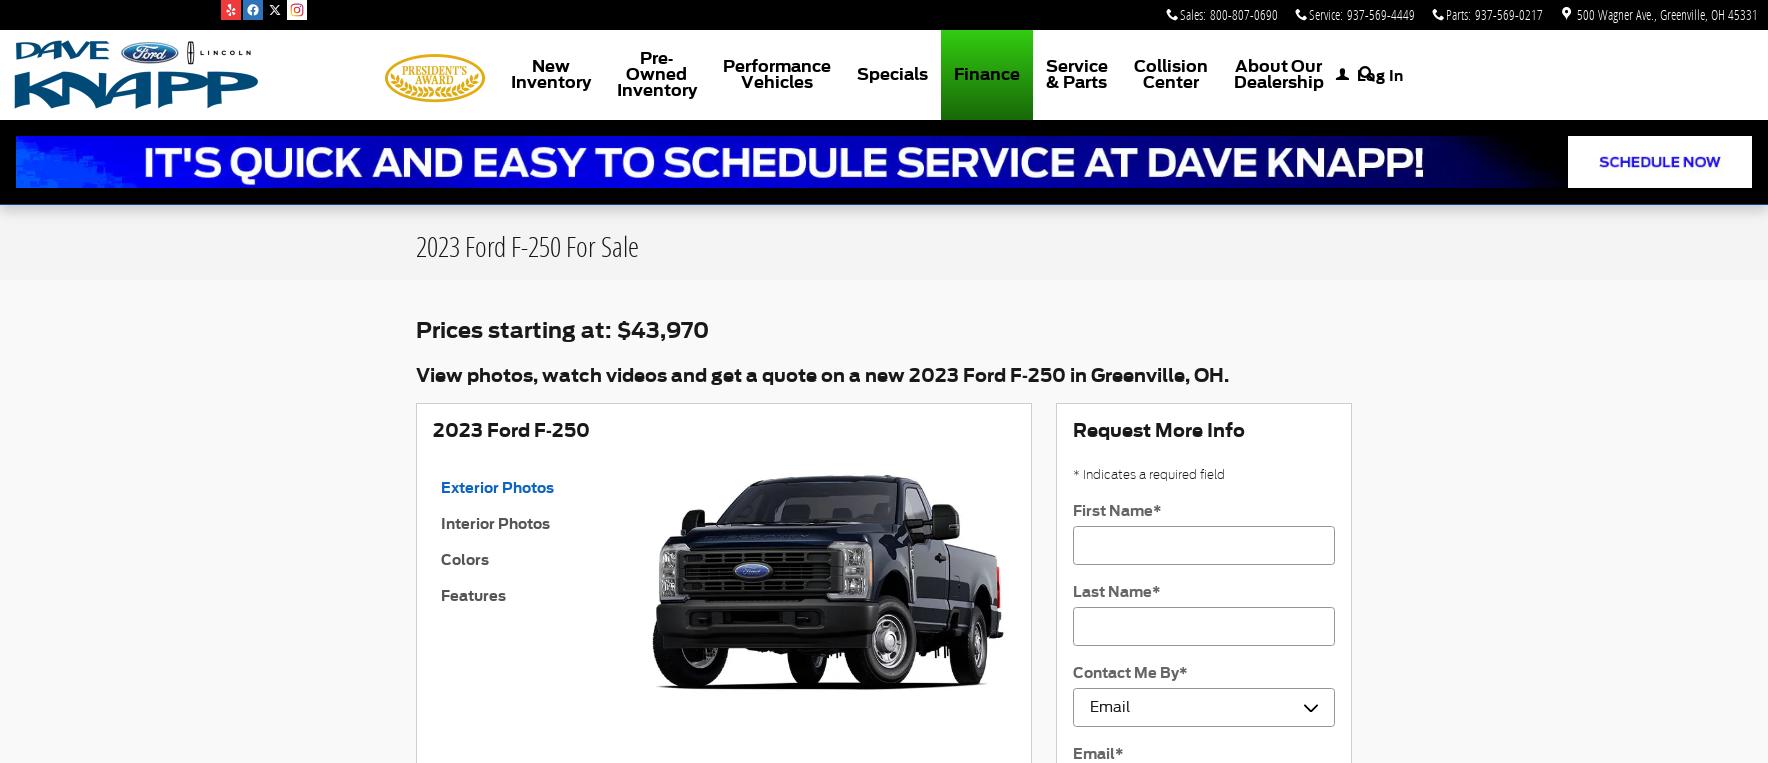  Describe the element at coordinates (1093, 753) in the screenshot. I see `'Email'` at that location.